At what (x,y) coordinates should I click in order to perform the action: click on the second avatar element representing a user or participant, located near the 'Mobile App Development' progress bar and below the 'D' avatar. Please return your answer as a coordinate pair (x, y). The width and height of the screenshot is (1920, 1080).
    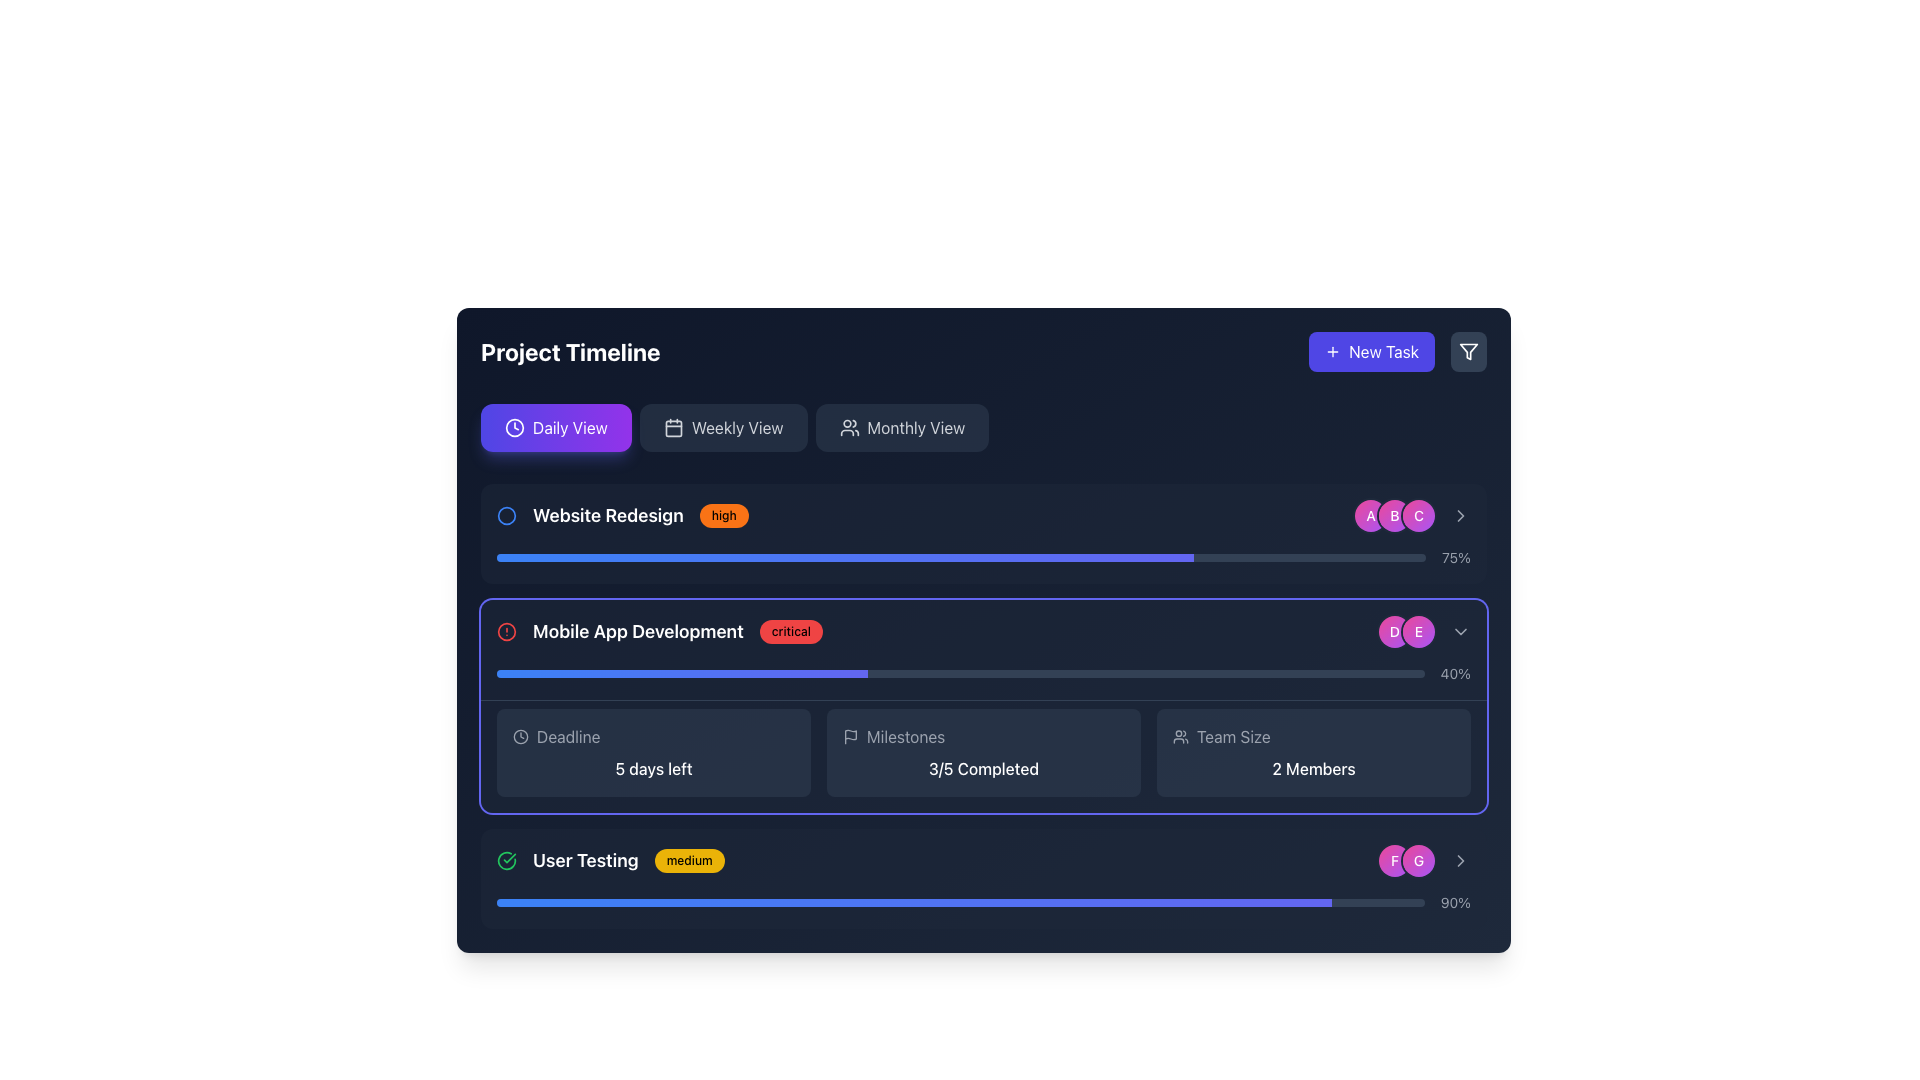
    Looking at the image, I should click on (1418, 632).